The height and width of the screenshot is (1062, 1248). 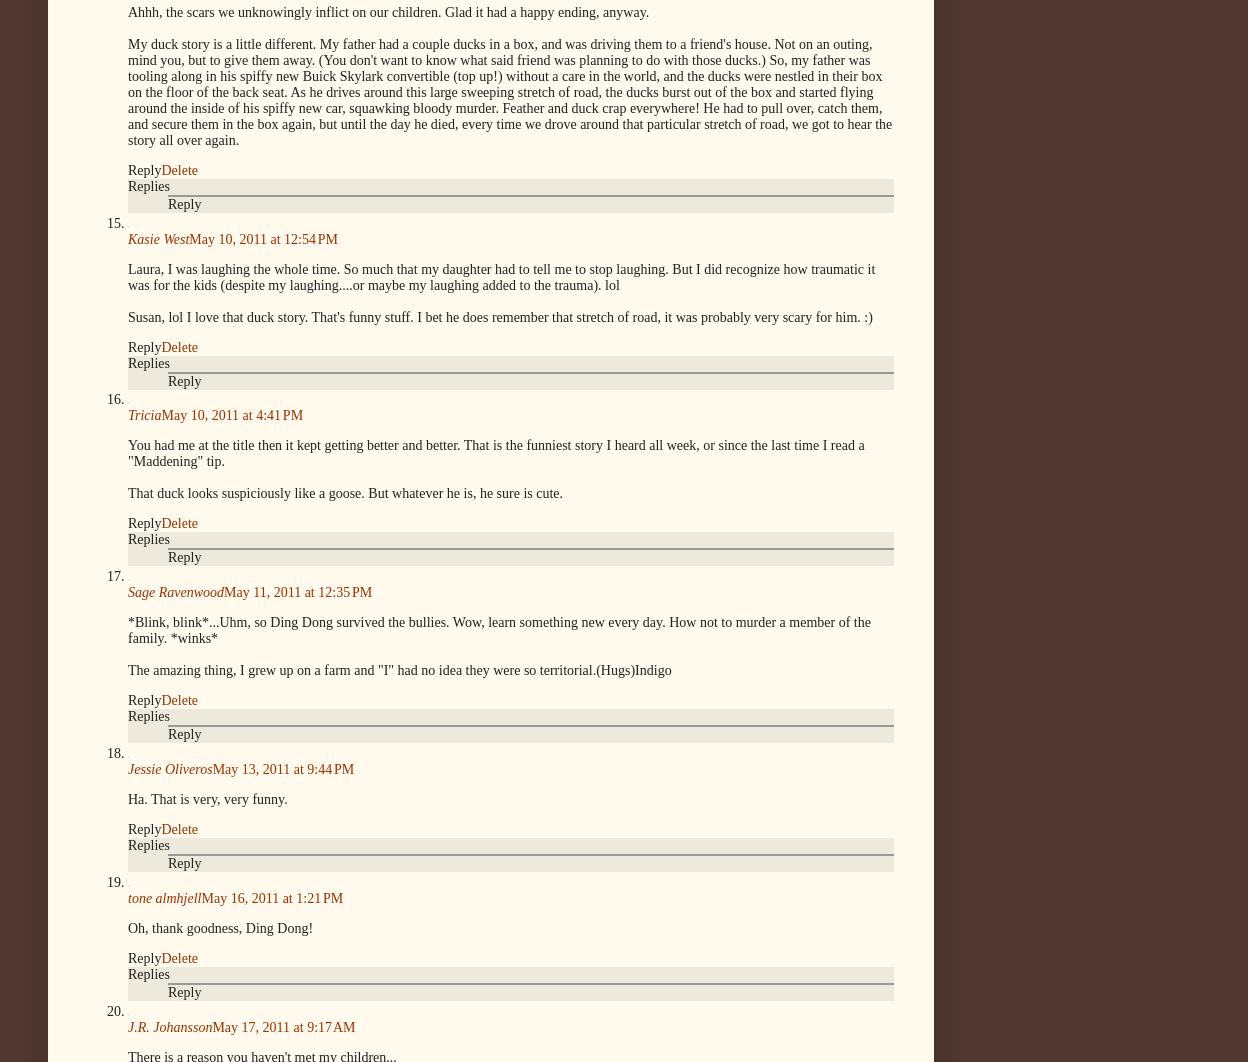 I want to click on 'Ahhh, the scars we unknowingly inflict on our children. Glad it had a happy ending, anyway.', so click(x=128, y=11).